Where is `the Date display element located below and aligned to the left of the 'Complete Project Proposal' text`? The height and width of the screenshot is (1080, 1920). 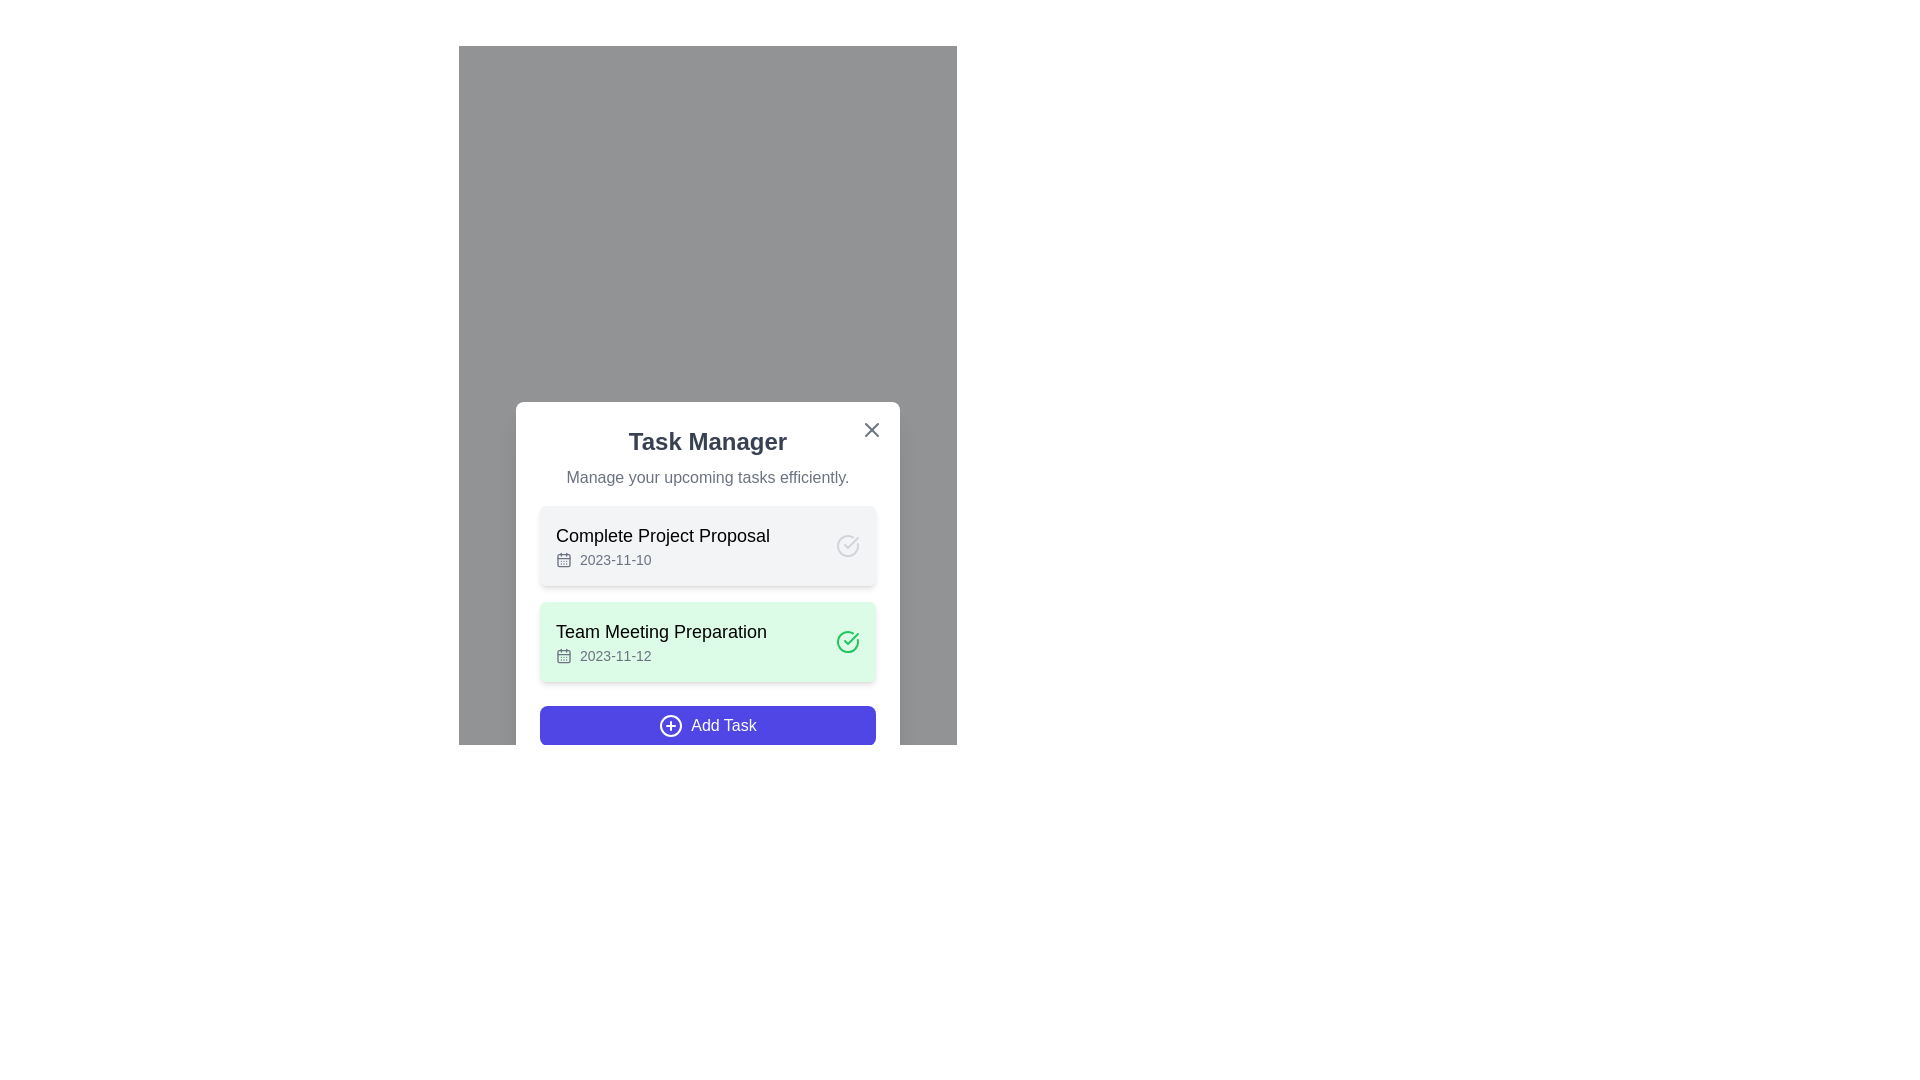
the Date display element located below and aligned to the left of the 'Complete Project Proposal' text is located at coordinates (662, 559).